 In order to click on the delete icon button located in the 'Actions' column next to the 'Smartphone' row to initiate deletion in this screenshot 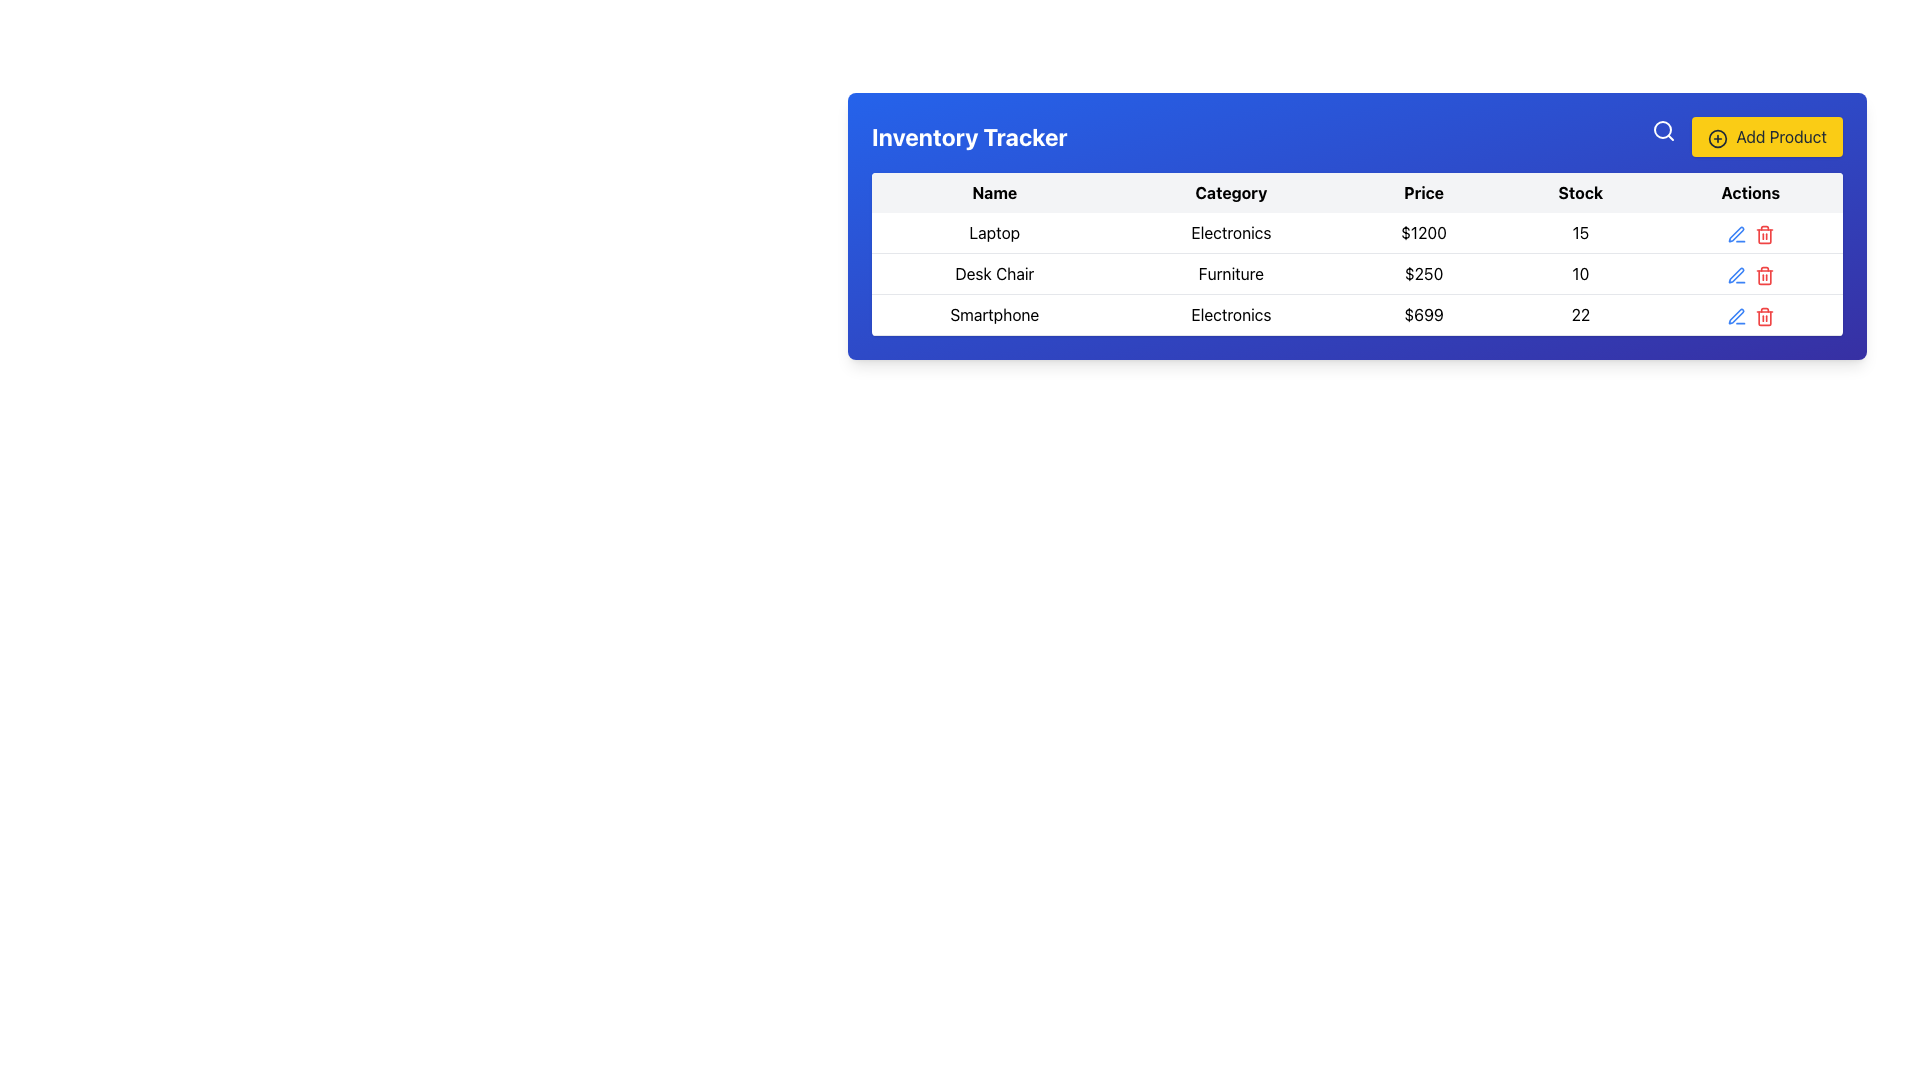, I will do `click(1764, 315)`.